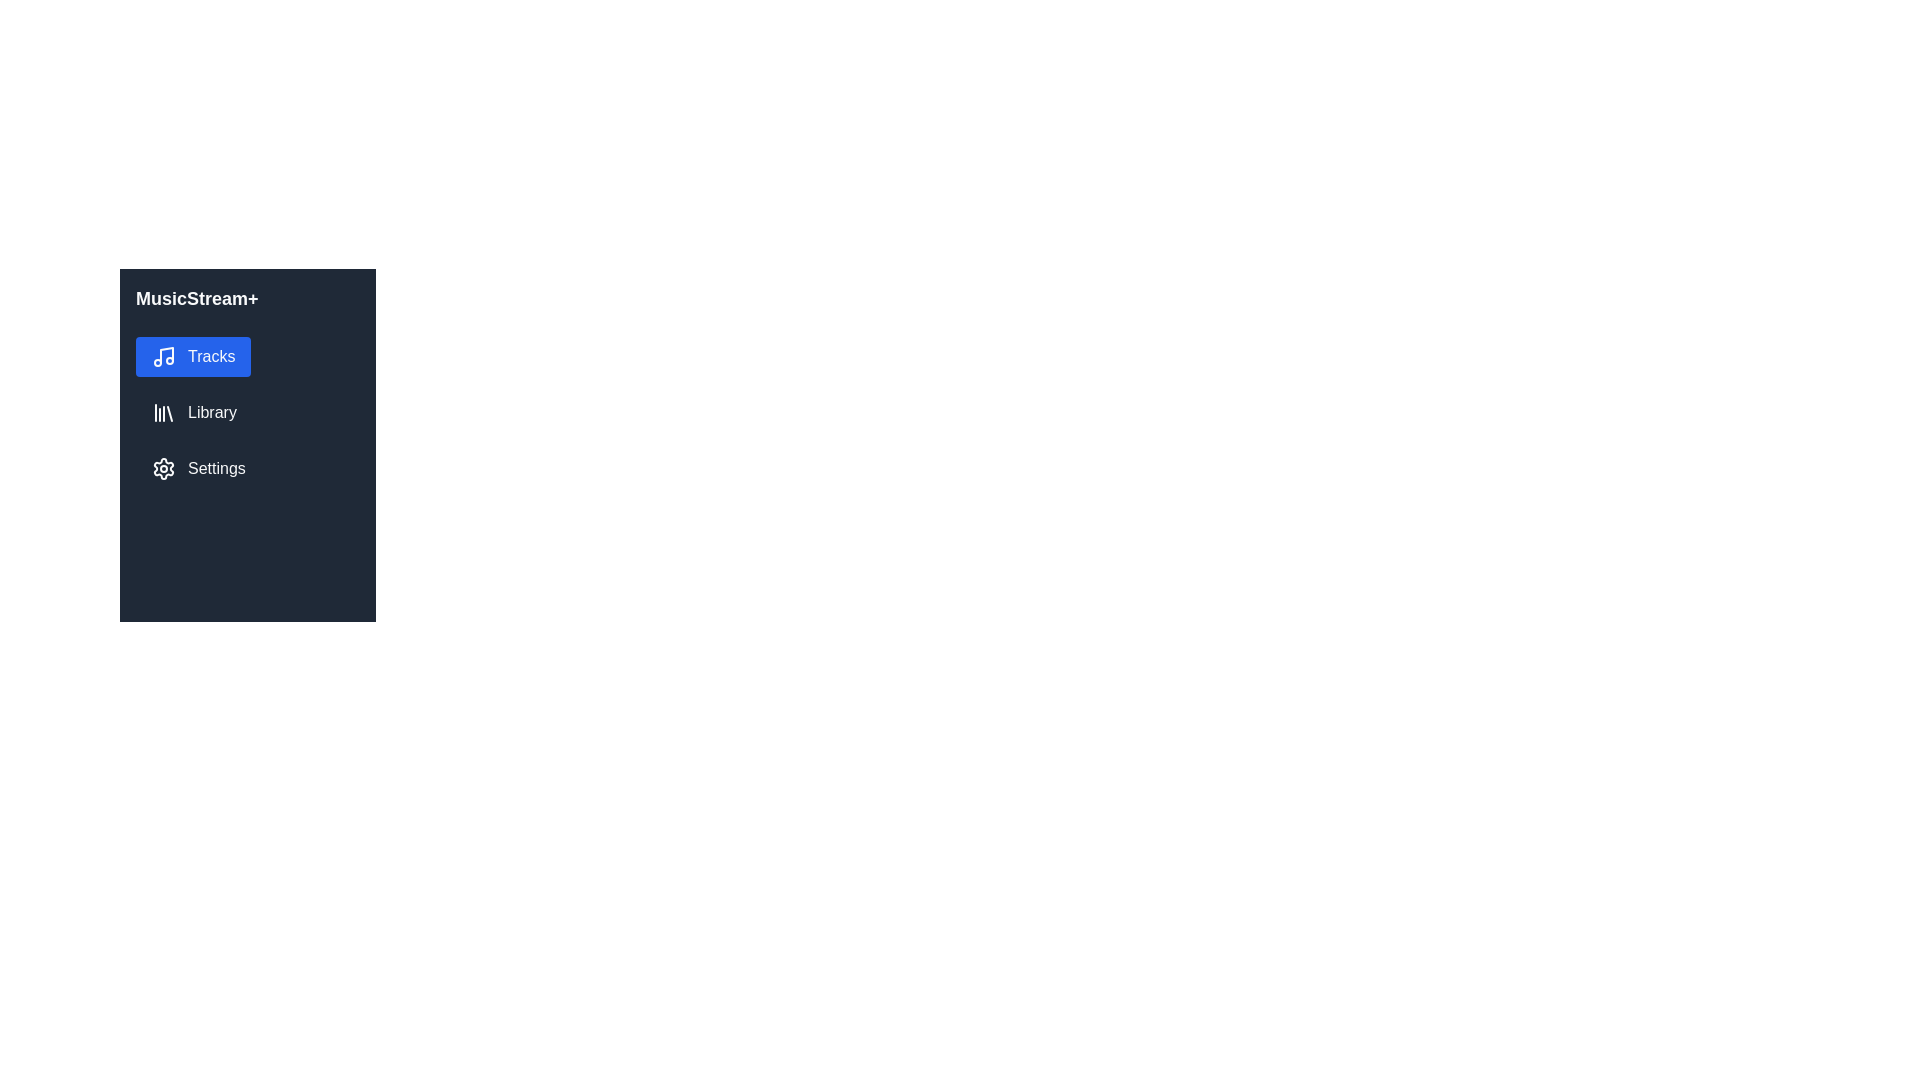  Describe the element at coordinates (163, 469) in the screenshot. I see `the gear-shaped icon that opens the application settings, located within the 'Settings' option in the vertical navigation menu` at that location.